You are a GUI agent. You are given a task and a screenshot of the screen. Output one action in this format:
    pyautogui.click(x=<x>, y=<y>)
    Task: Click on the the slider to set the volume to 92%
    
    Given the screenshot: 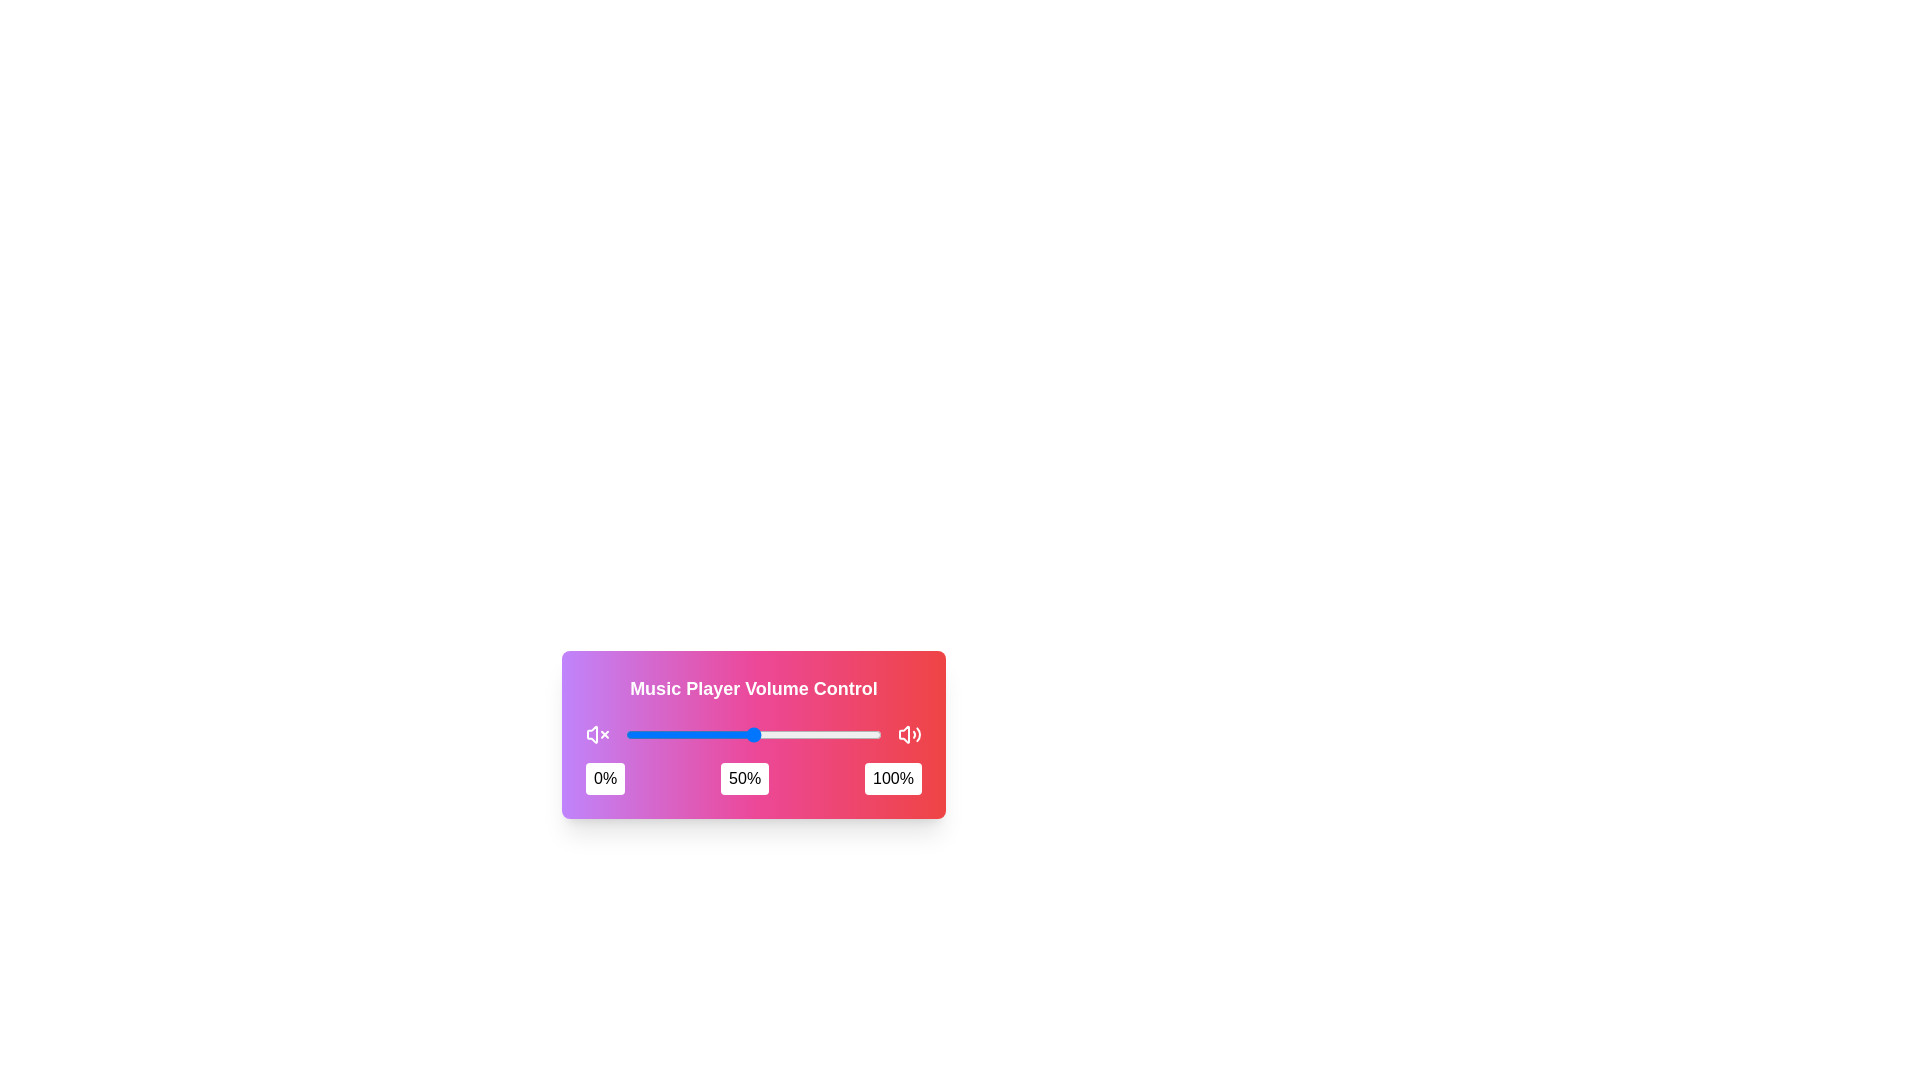 What is the action you would take?
    pyautogui.click(x=860, y=735)
    